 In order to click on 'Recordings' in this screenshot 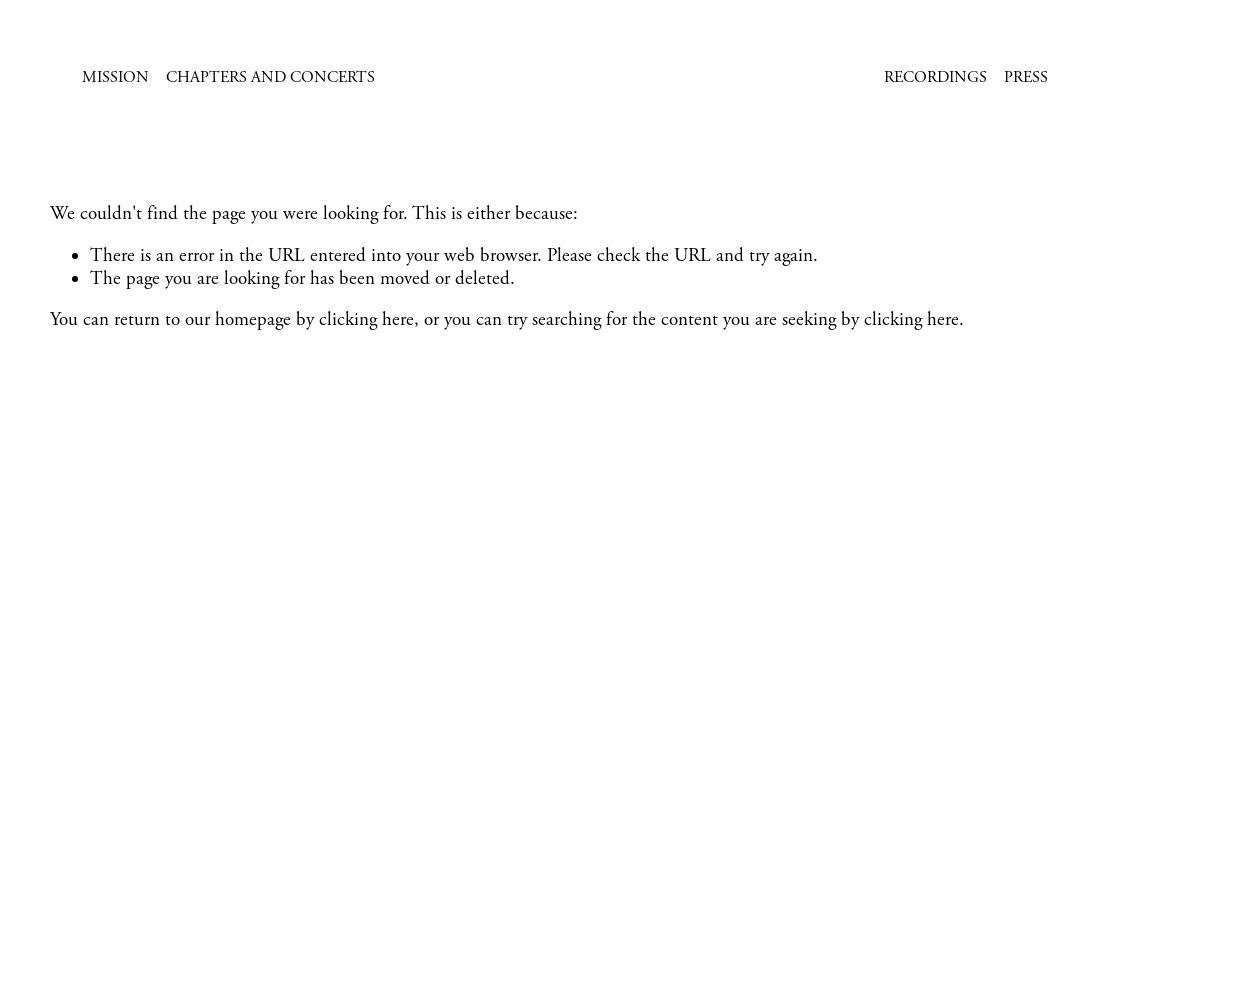, I will do `click(934, 76)`.